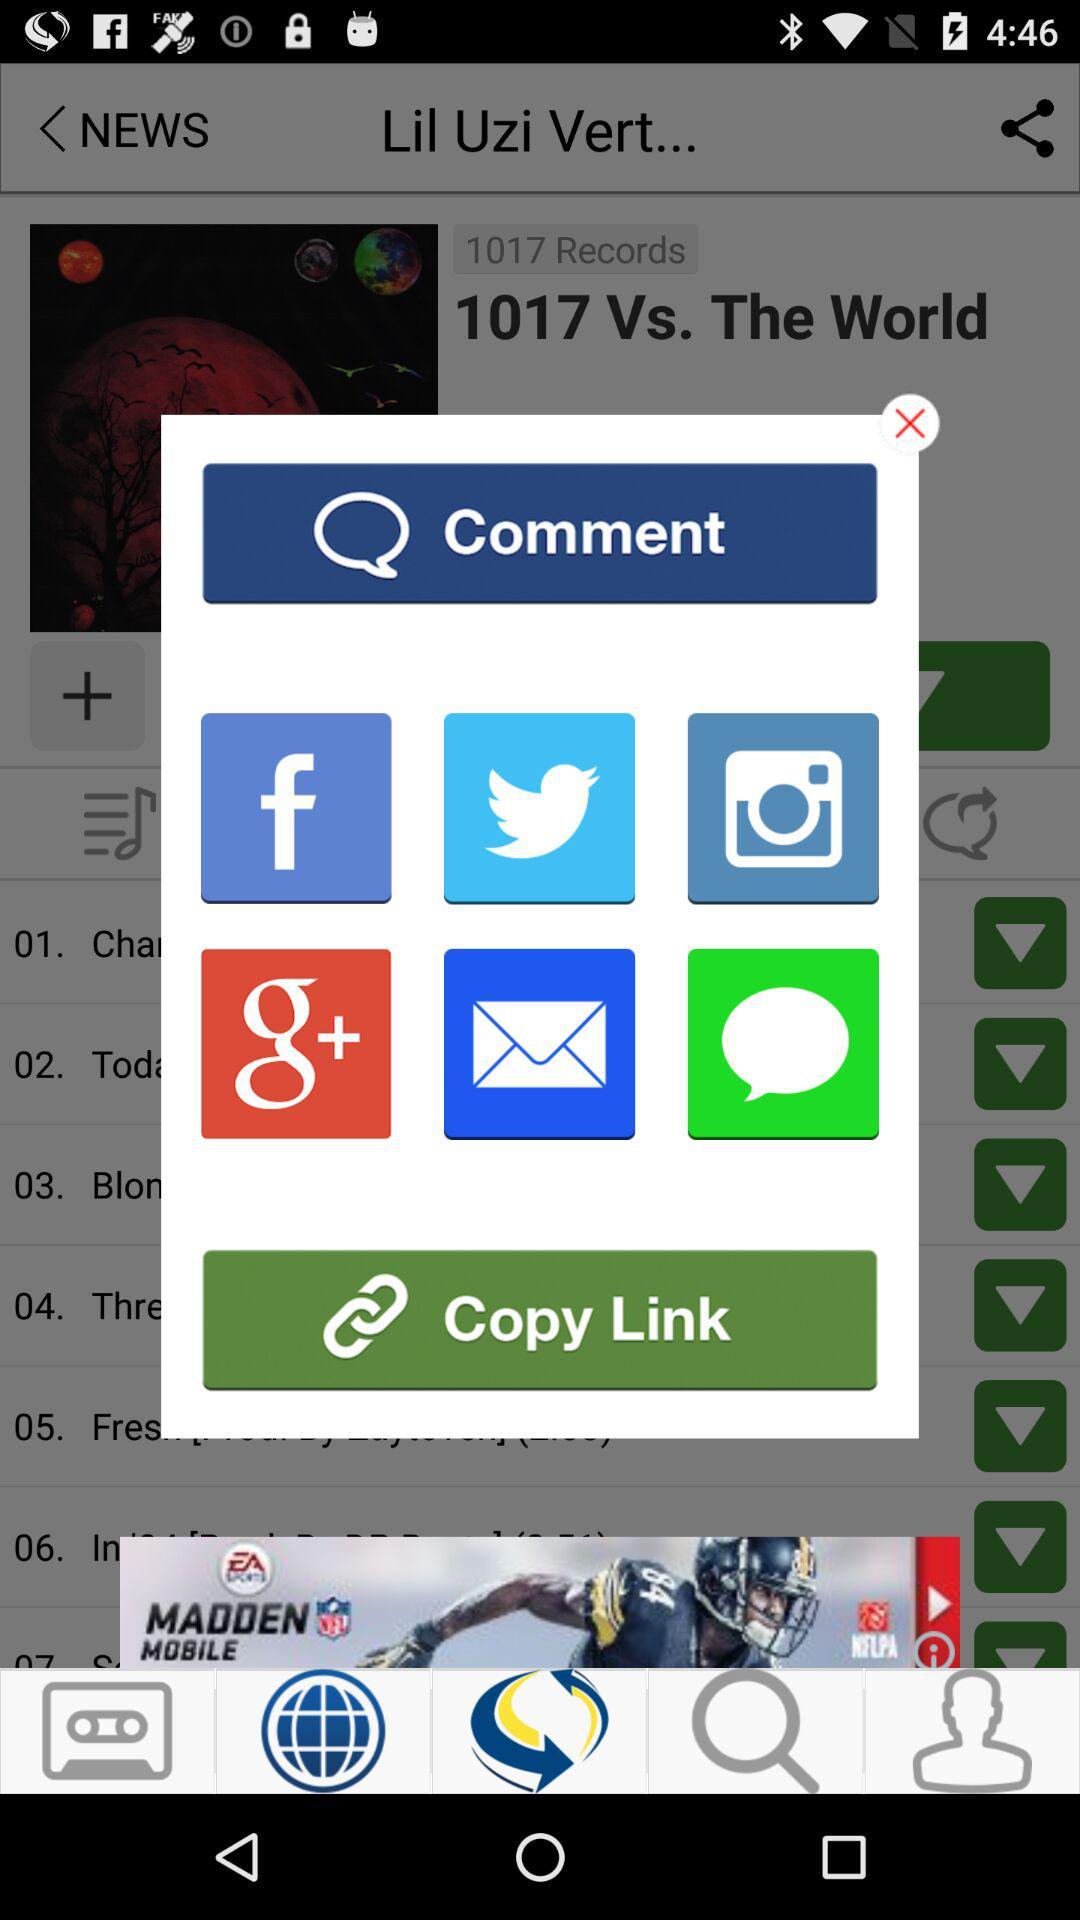 Image resolution: width=1080 pixels, height=1920 pixels. I want to click on email, so click(538, 1042).